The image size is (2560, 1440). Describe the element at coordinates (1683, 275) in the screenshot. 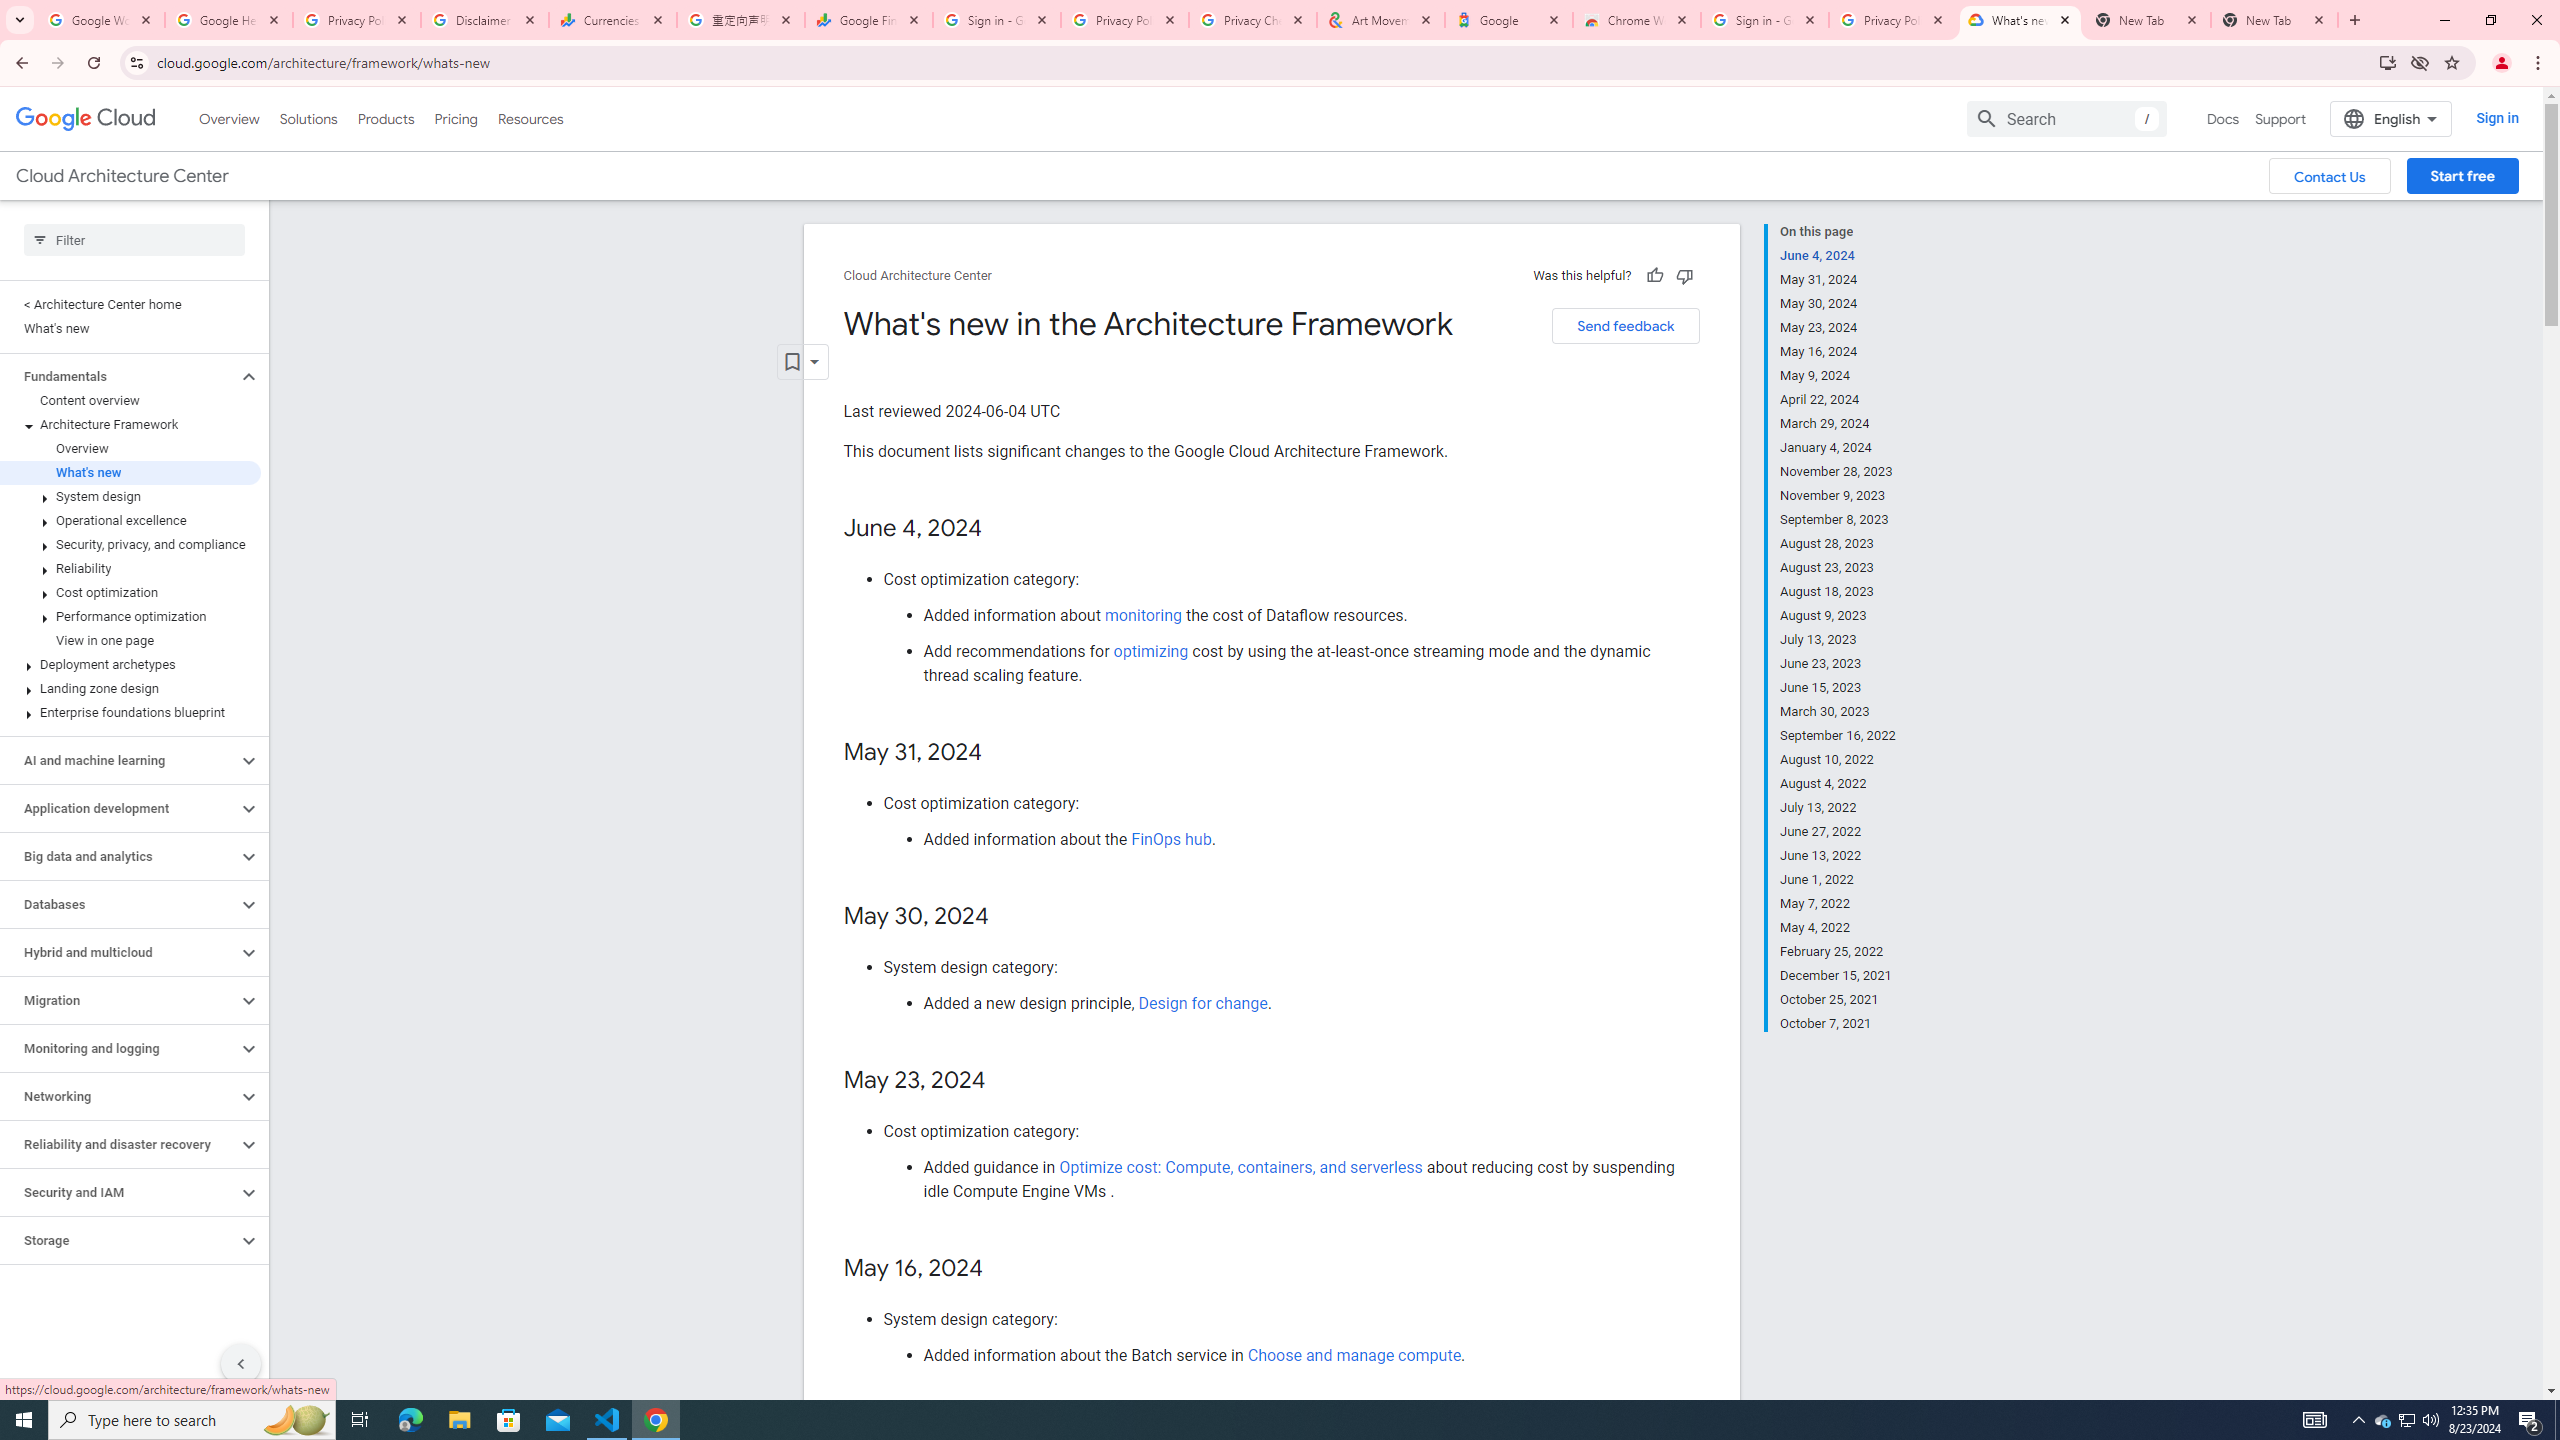

I see `'Not helpful'` at that location.